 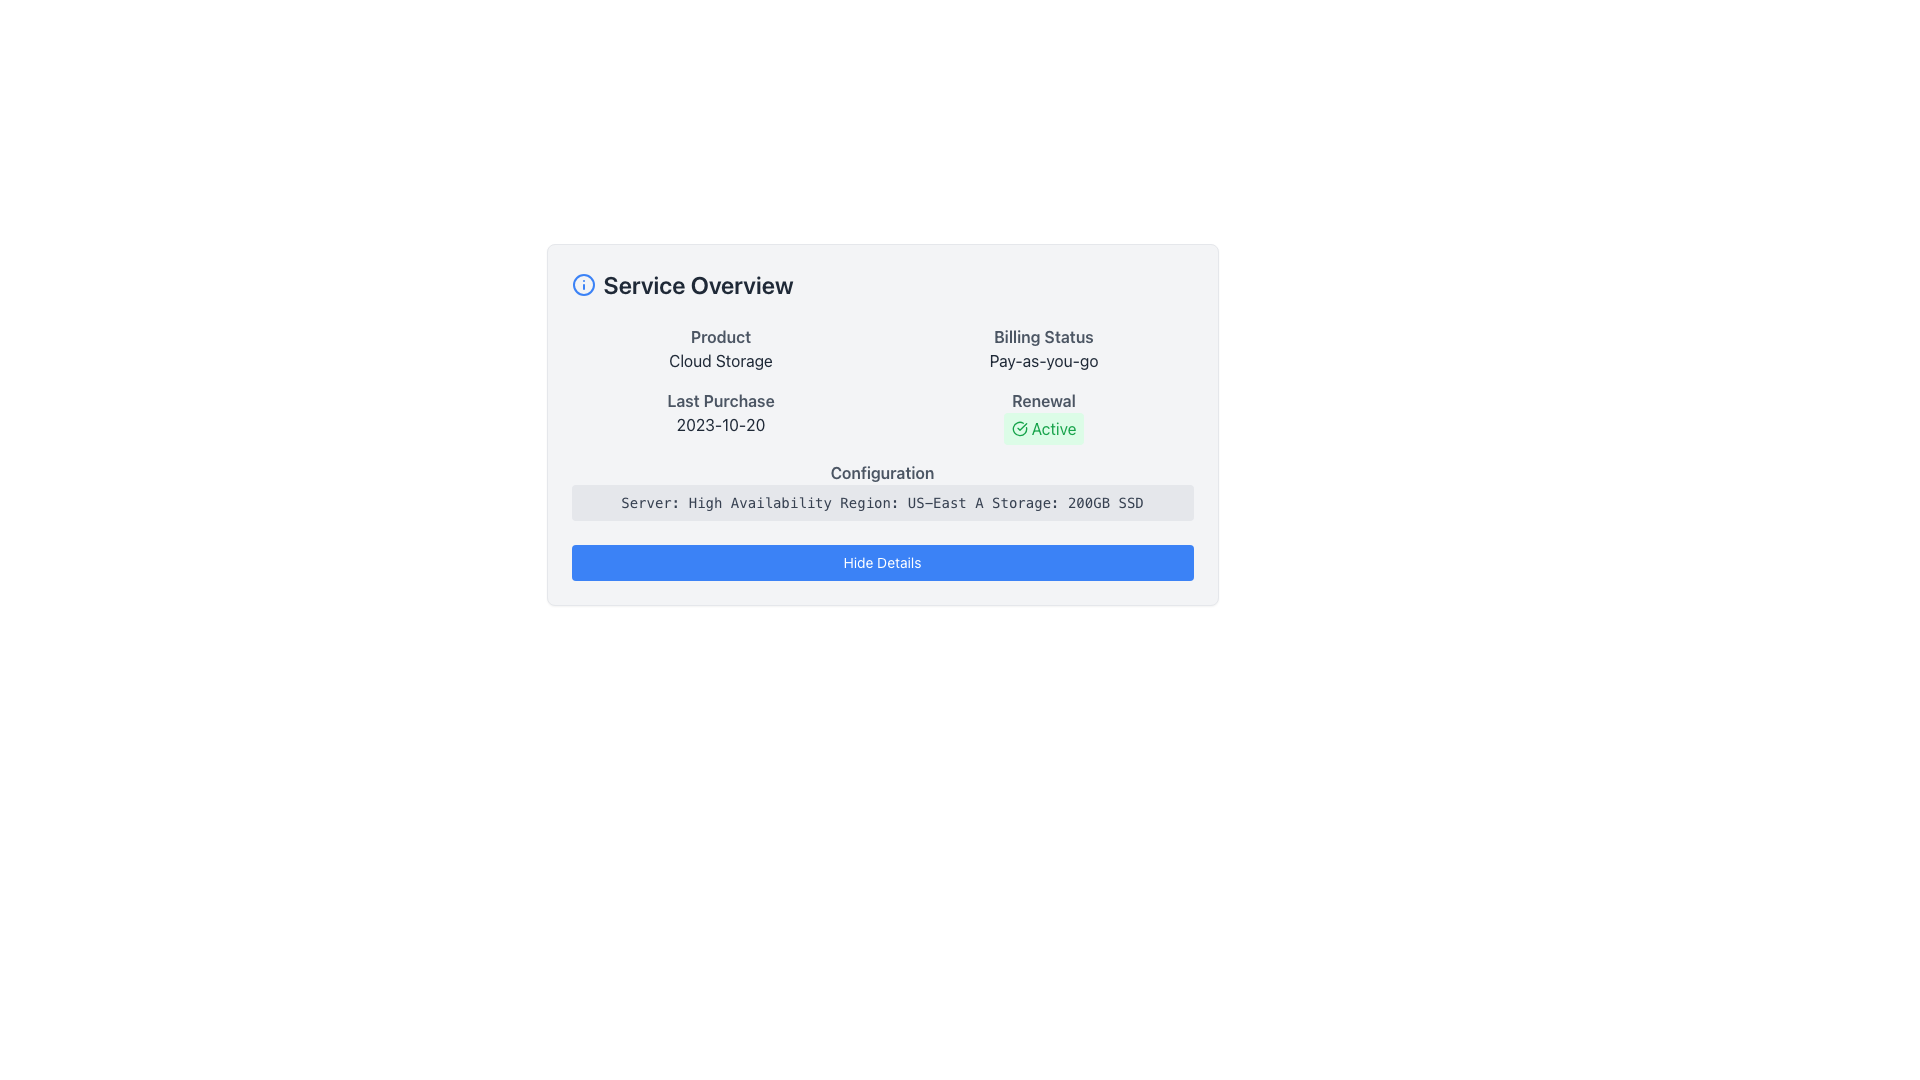 I want to click on the small circular SVG icon with a checkmark inside, which has a green border and is located next to the text 'Active' in the 'Billing Status' section, so click(x=1019, y=427).